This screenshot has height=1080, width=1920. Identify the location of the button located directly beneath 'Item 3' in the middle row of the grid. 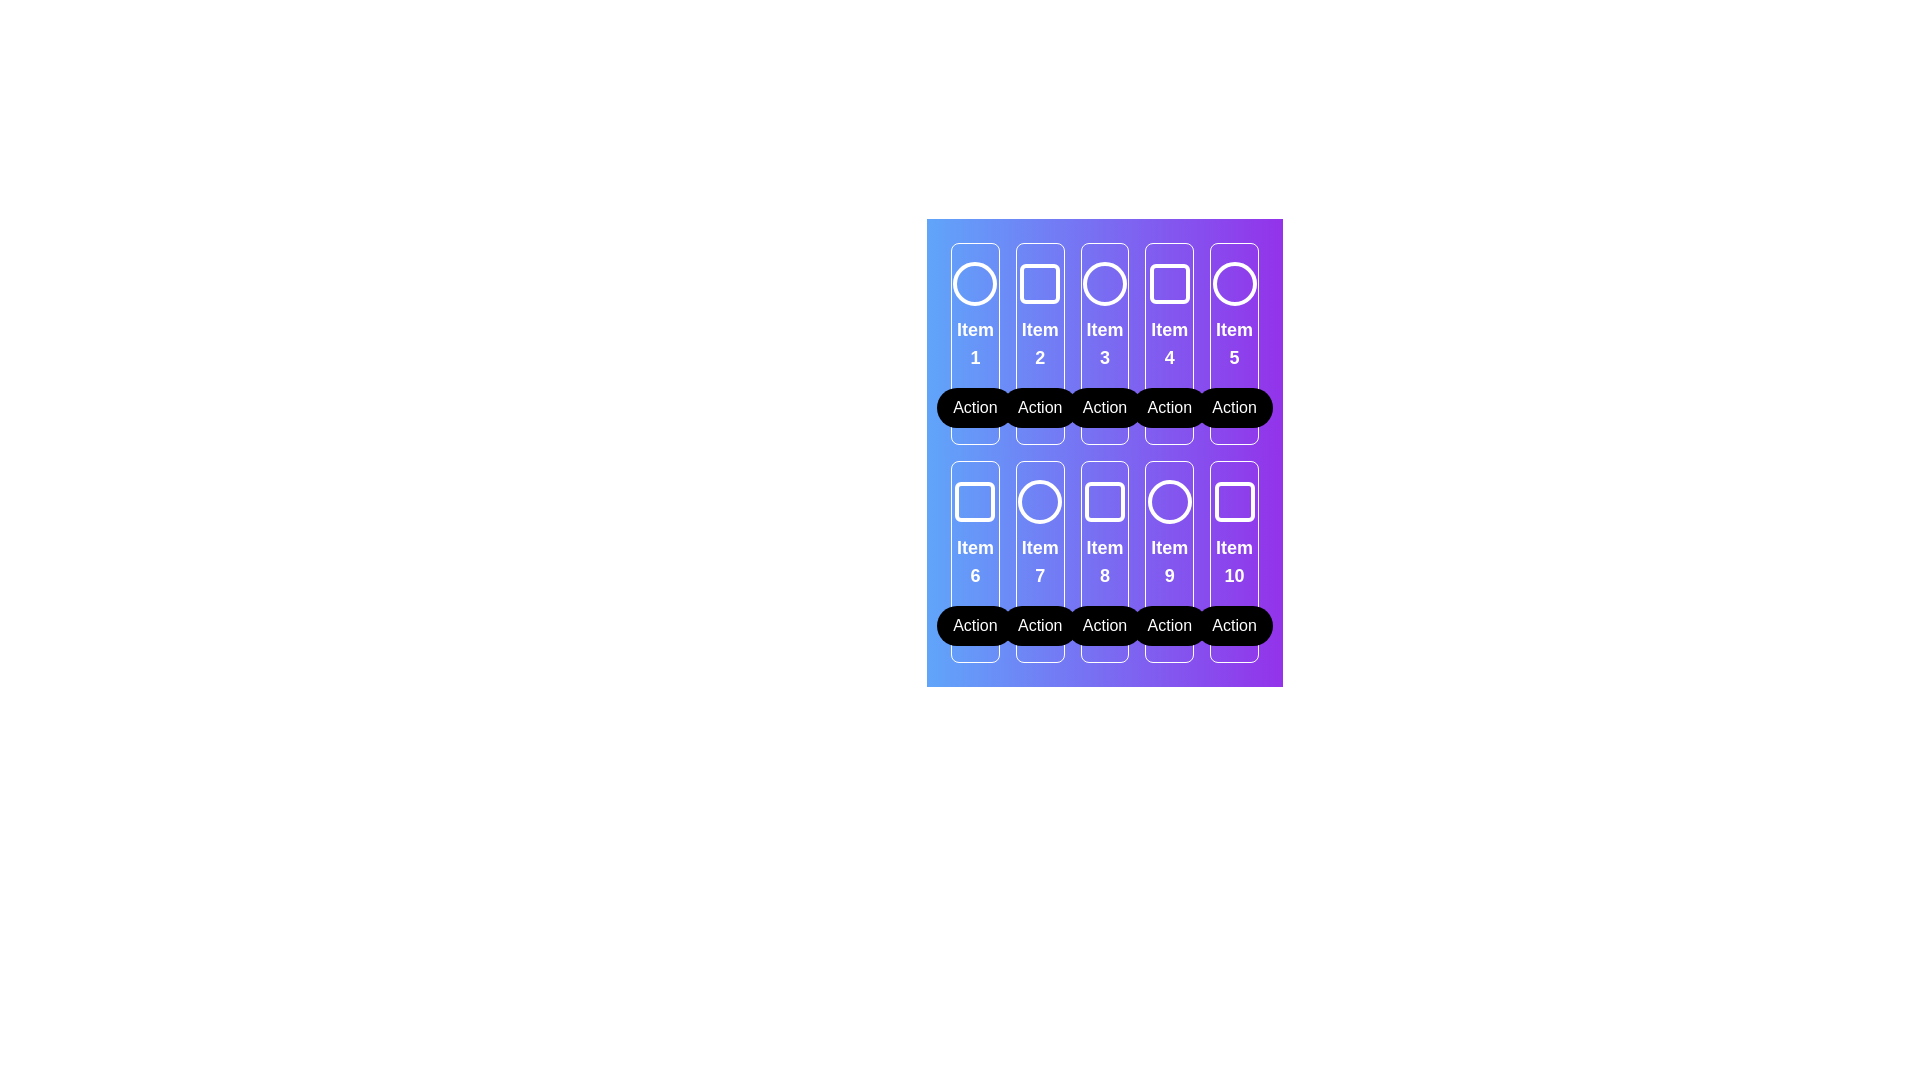
(1103, 407).